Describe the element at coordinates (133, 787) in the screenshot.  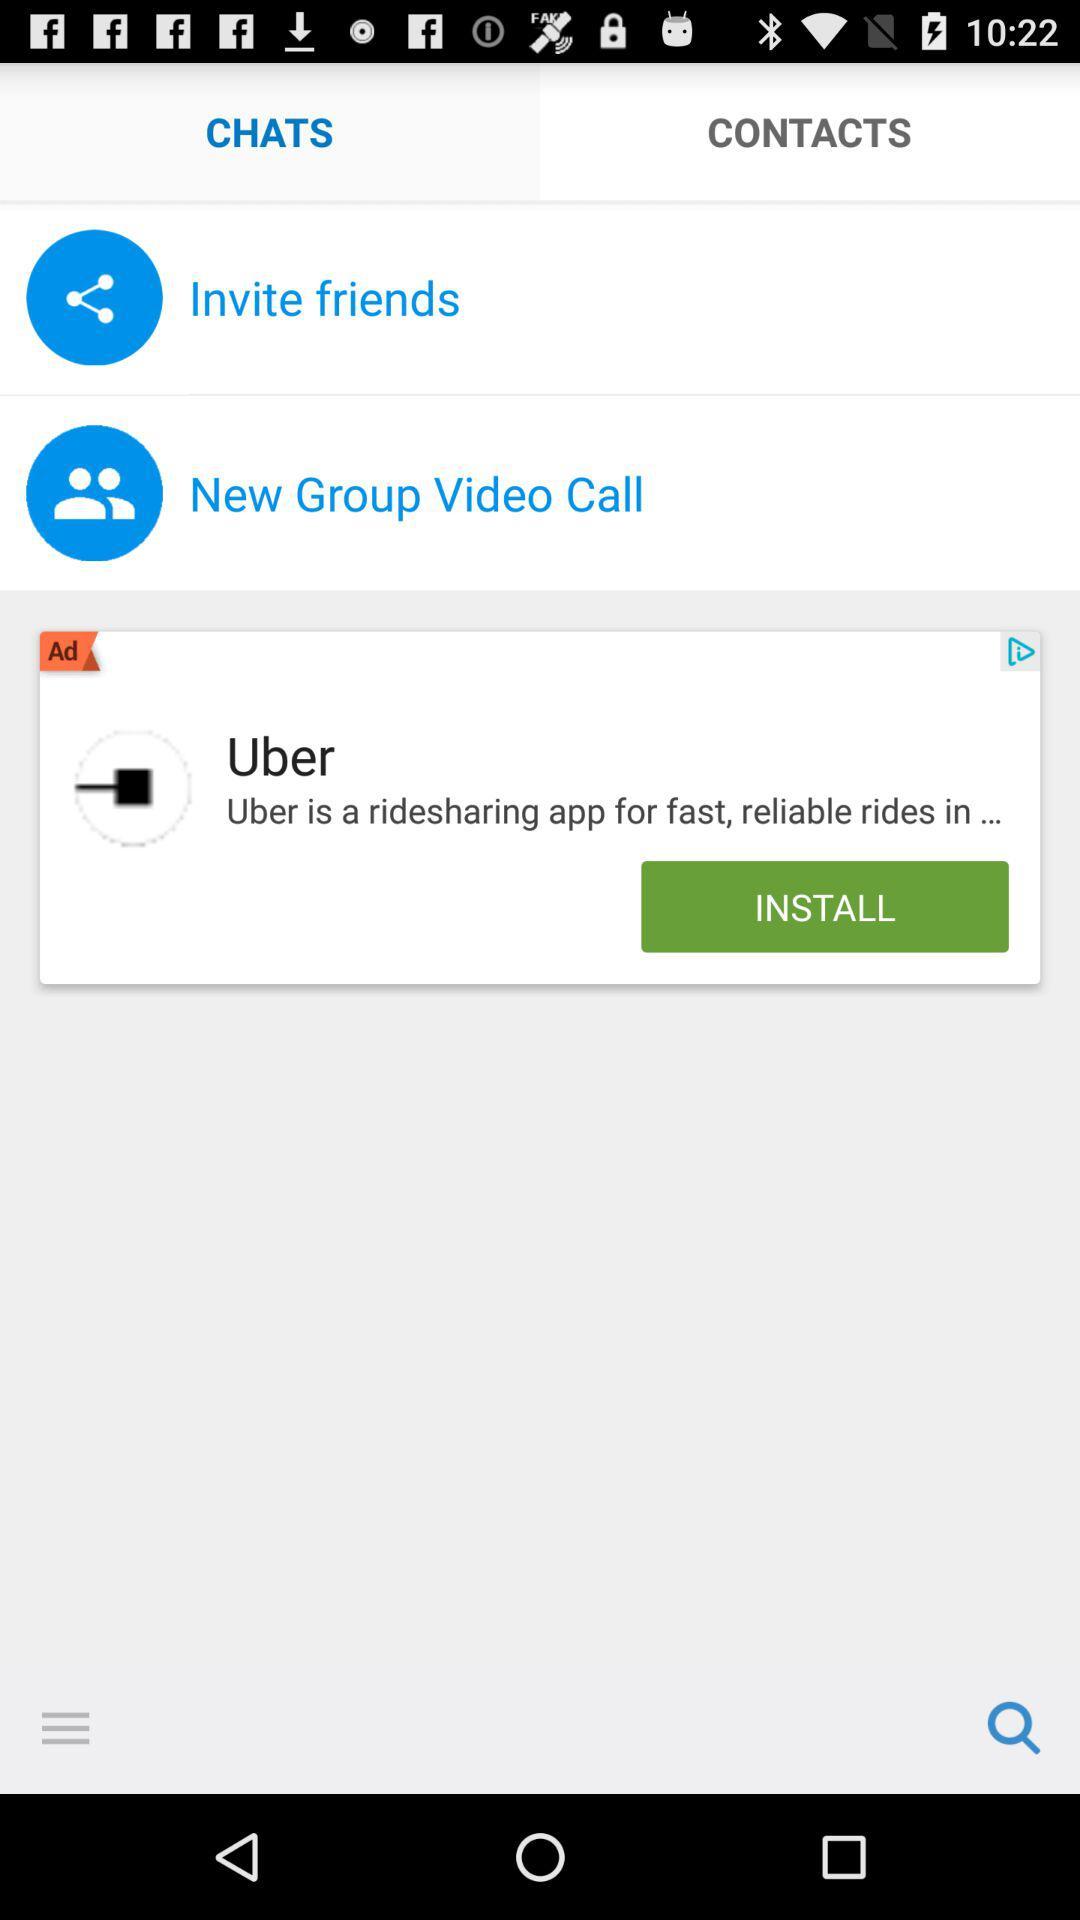
I see `the icon to the left of the uber item` at that location.